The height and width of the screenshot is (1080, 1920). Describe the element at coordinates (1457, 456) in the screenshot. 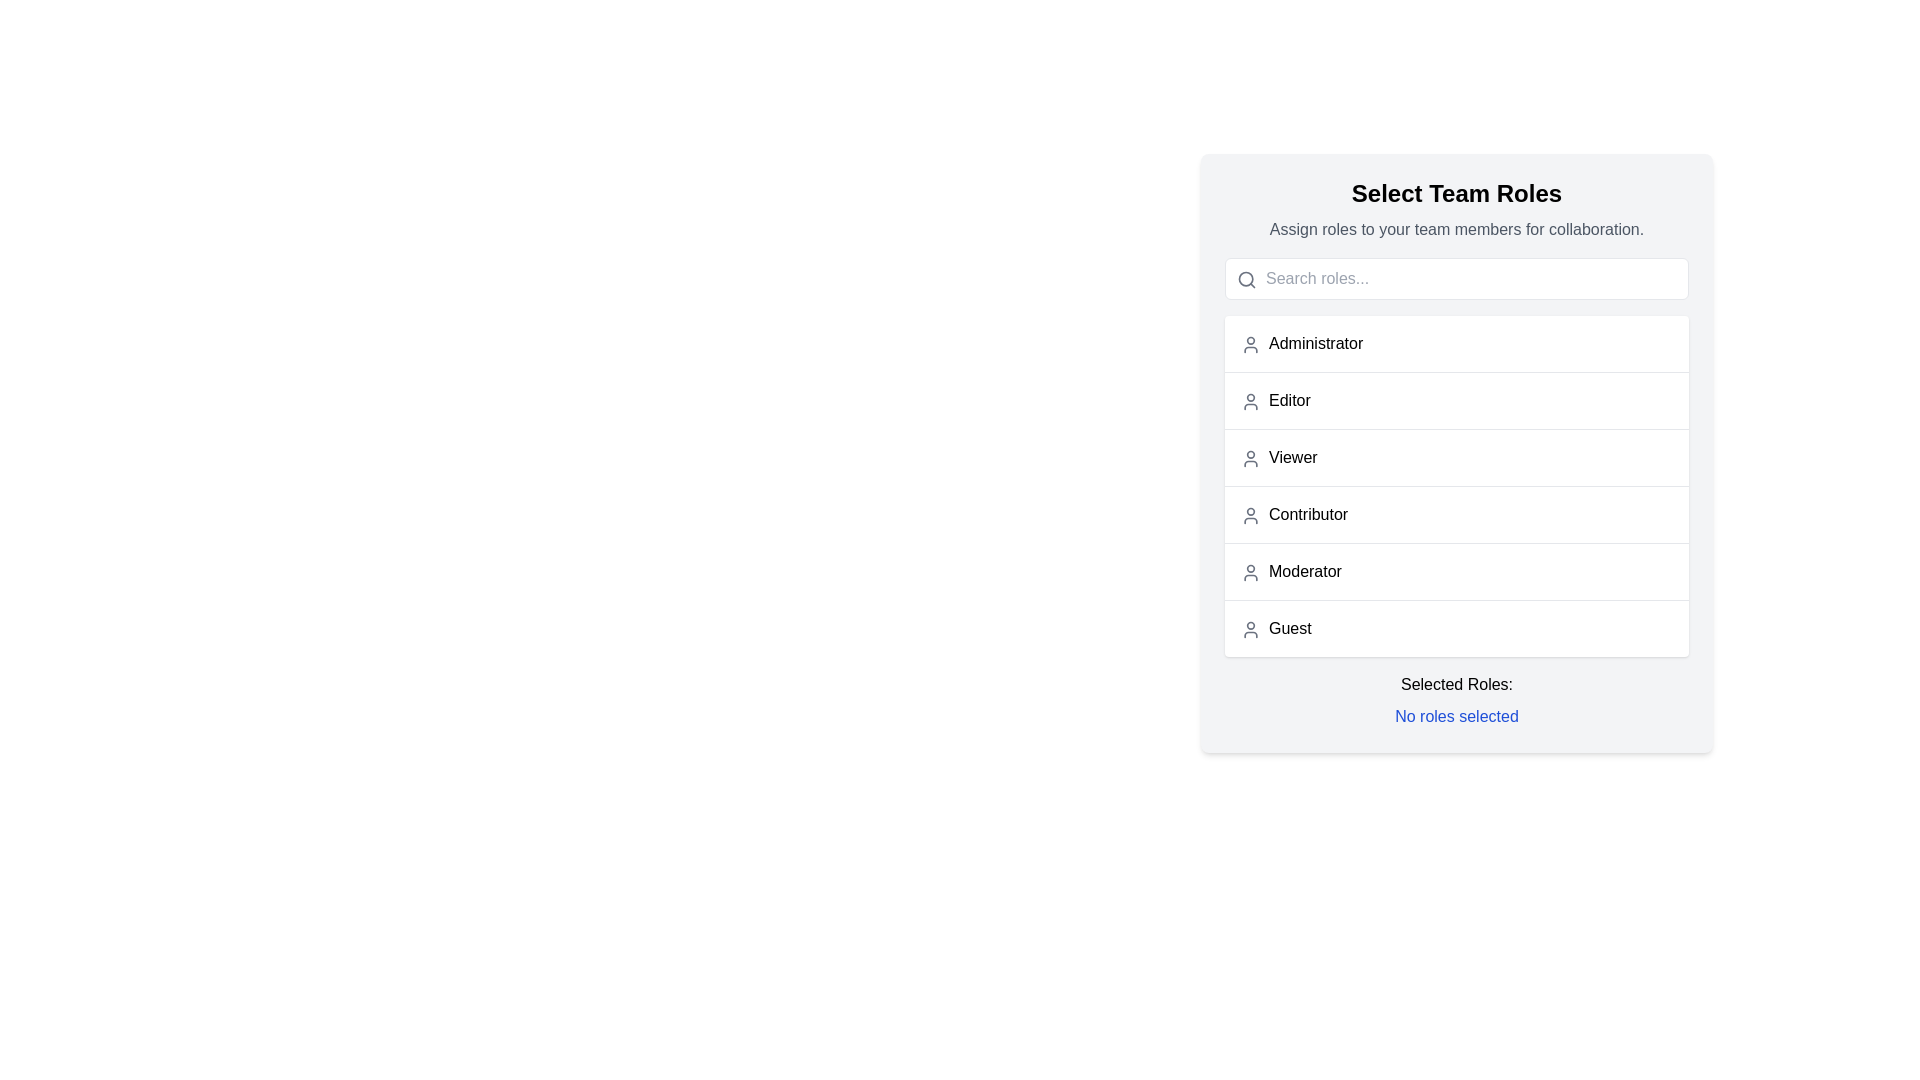

I see `the third selectable role option in the vertically stacked list` at that location.